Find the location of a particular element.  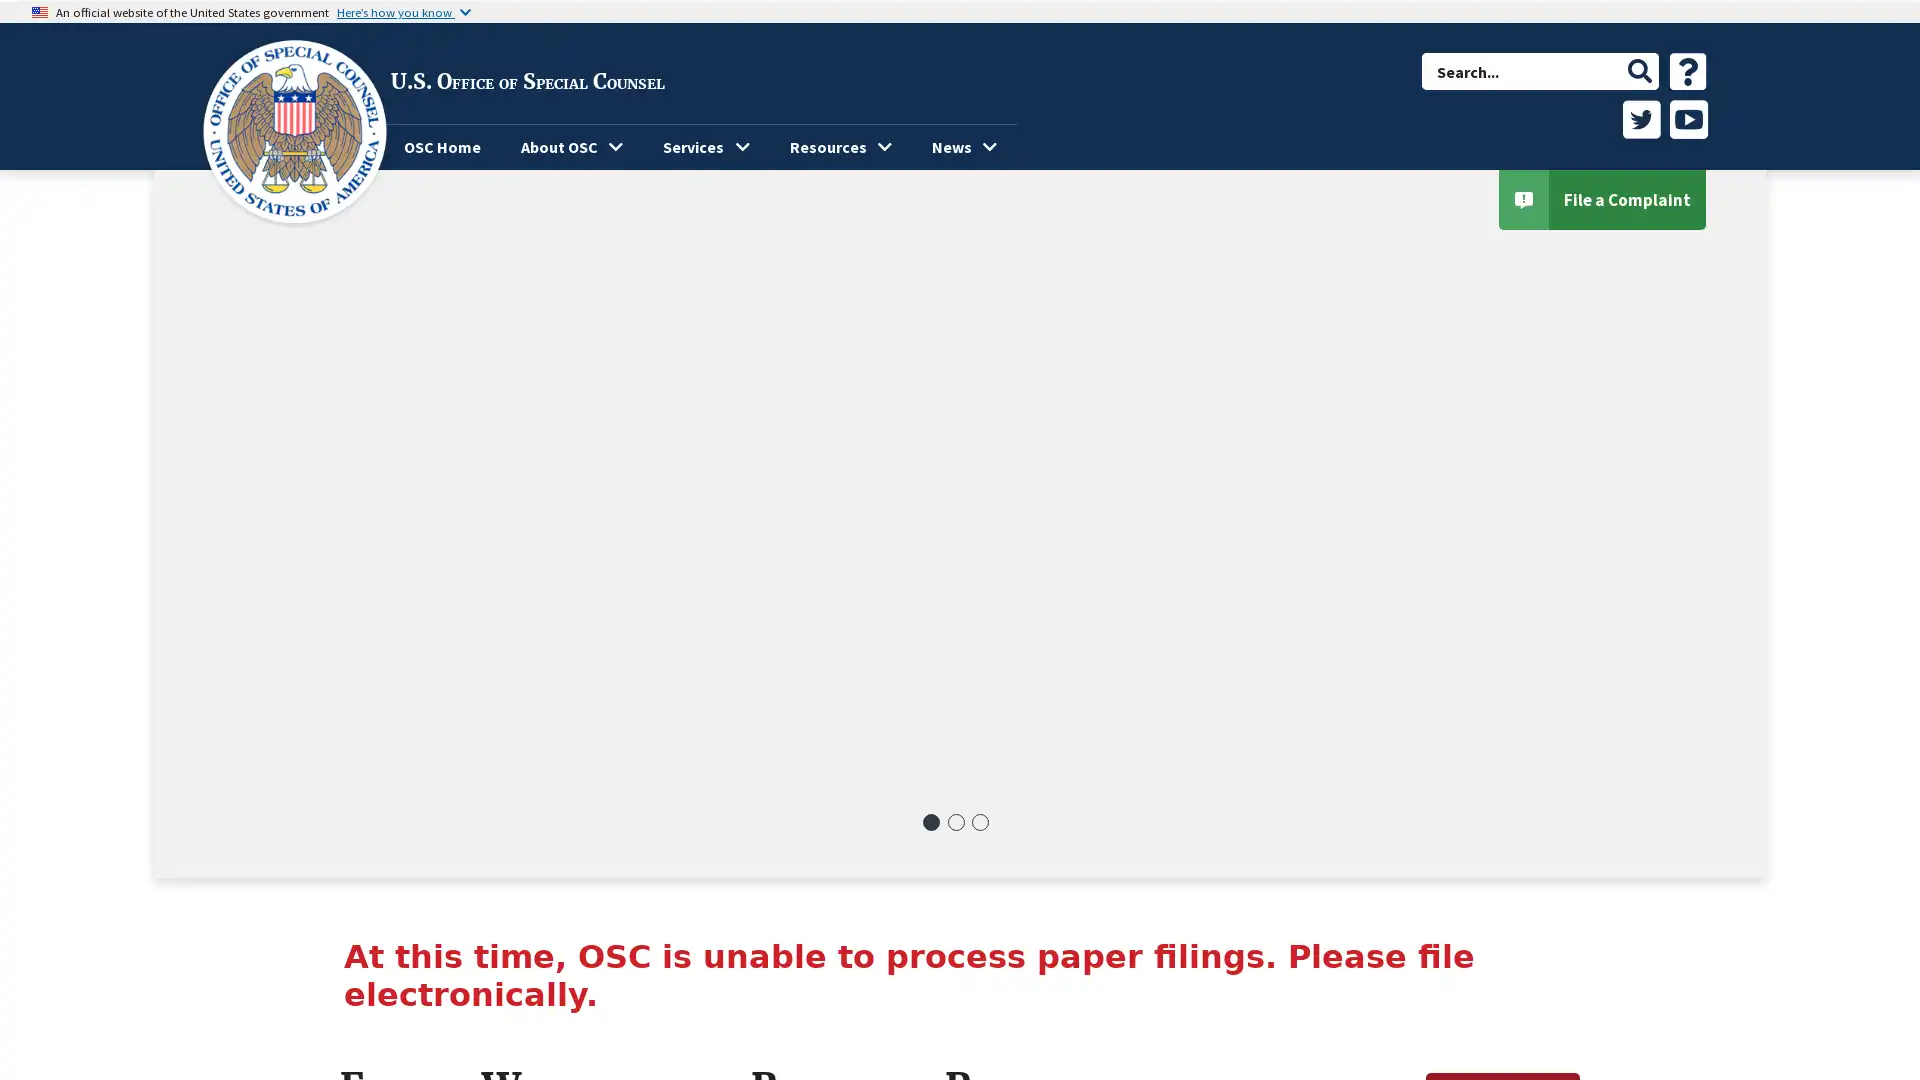

Resources is located at coordinates (840, 146).